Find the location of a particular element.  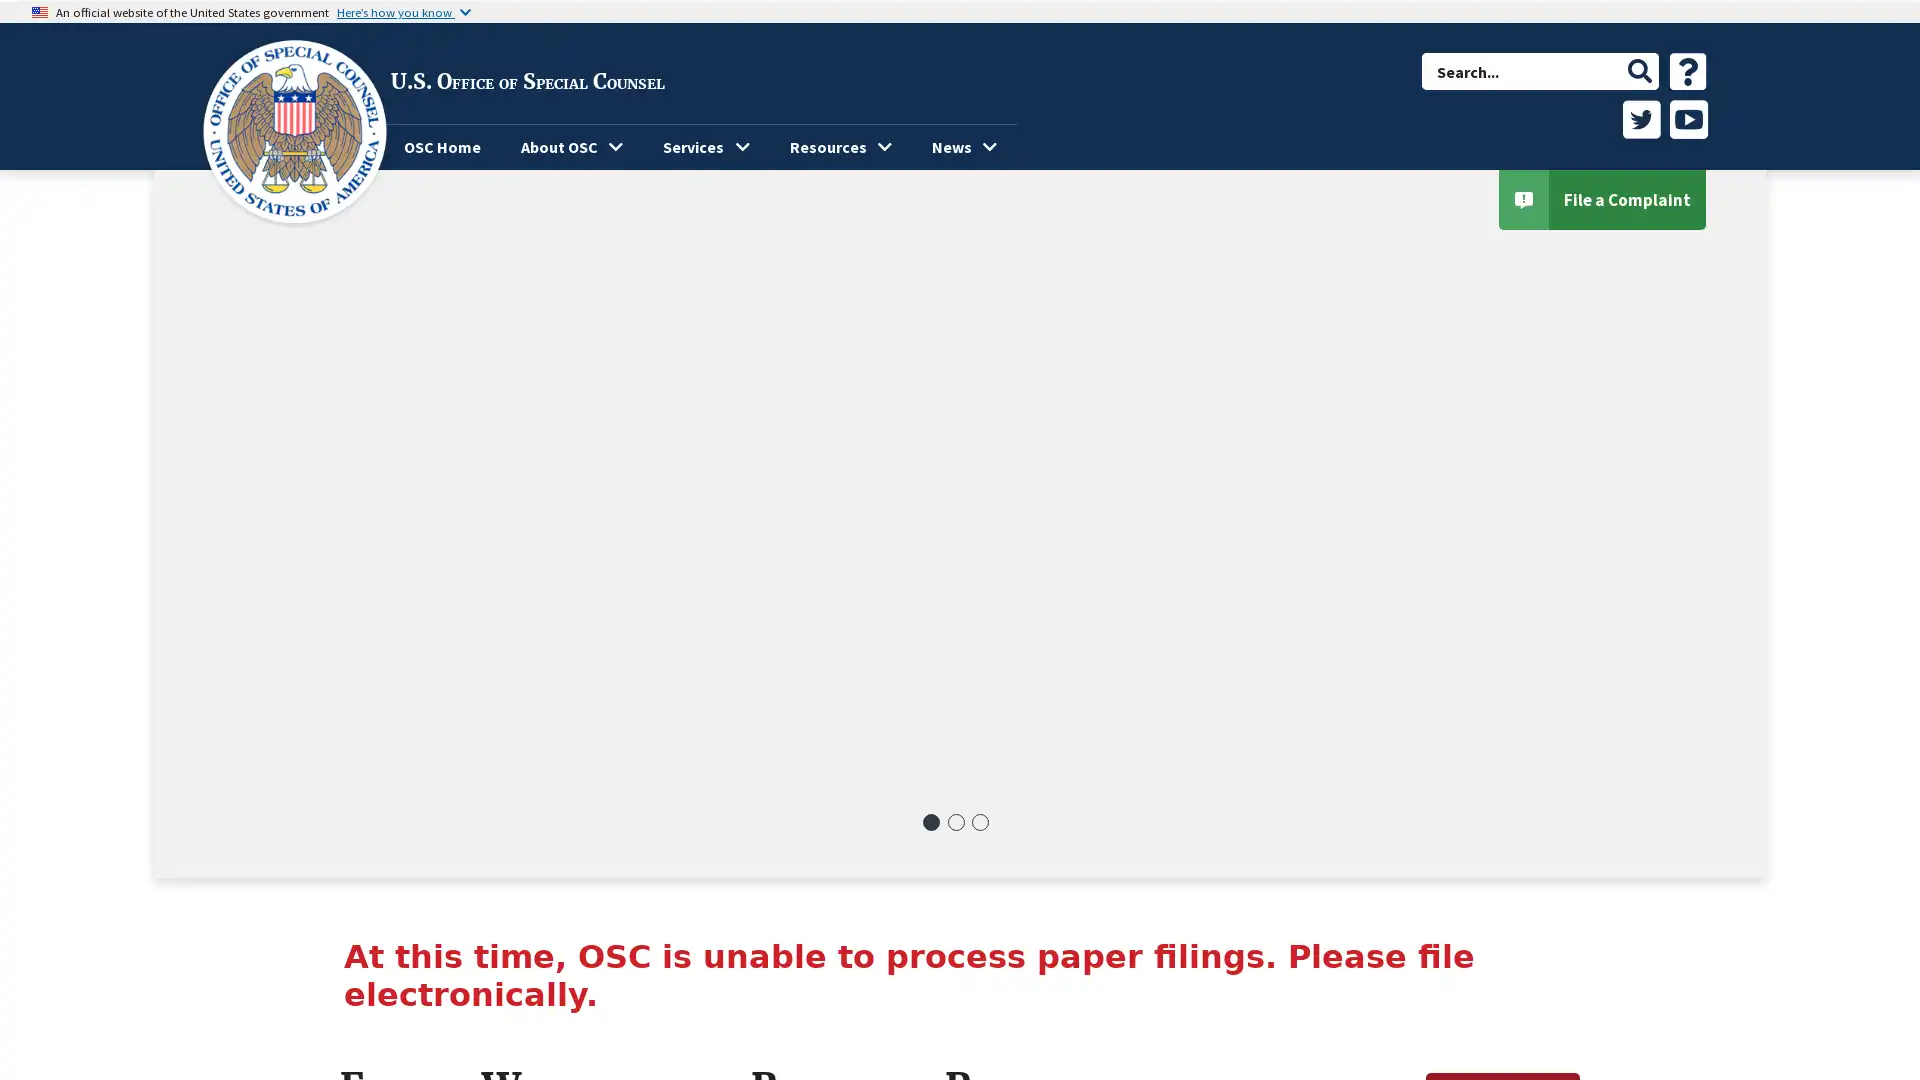

Resources is located at coordinates (840, 146).